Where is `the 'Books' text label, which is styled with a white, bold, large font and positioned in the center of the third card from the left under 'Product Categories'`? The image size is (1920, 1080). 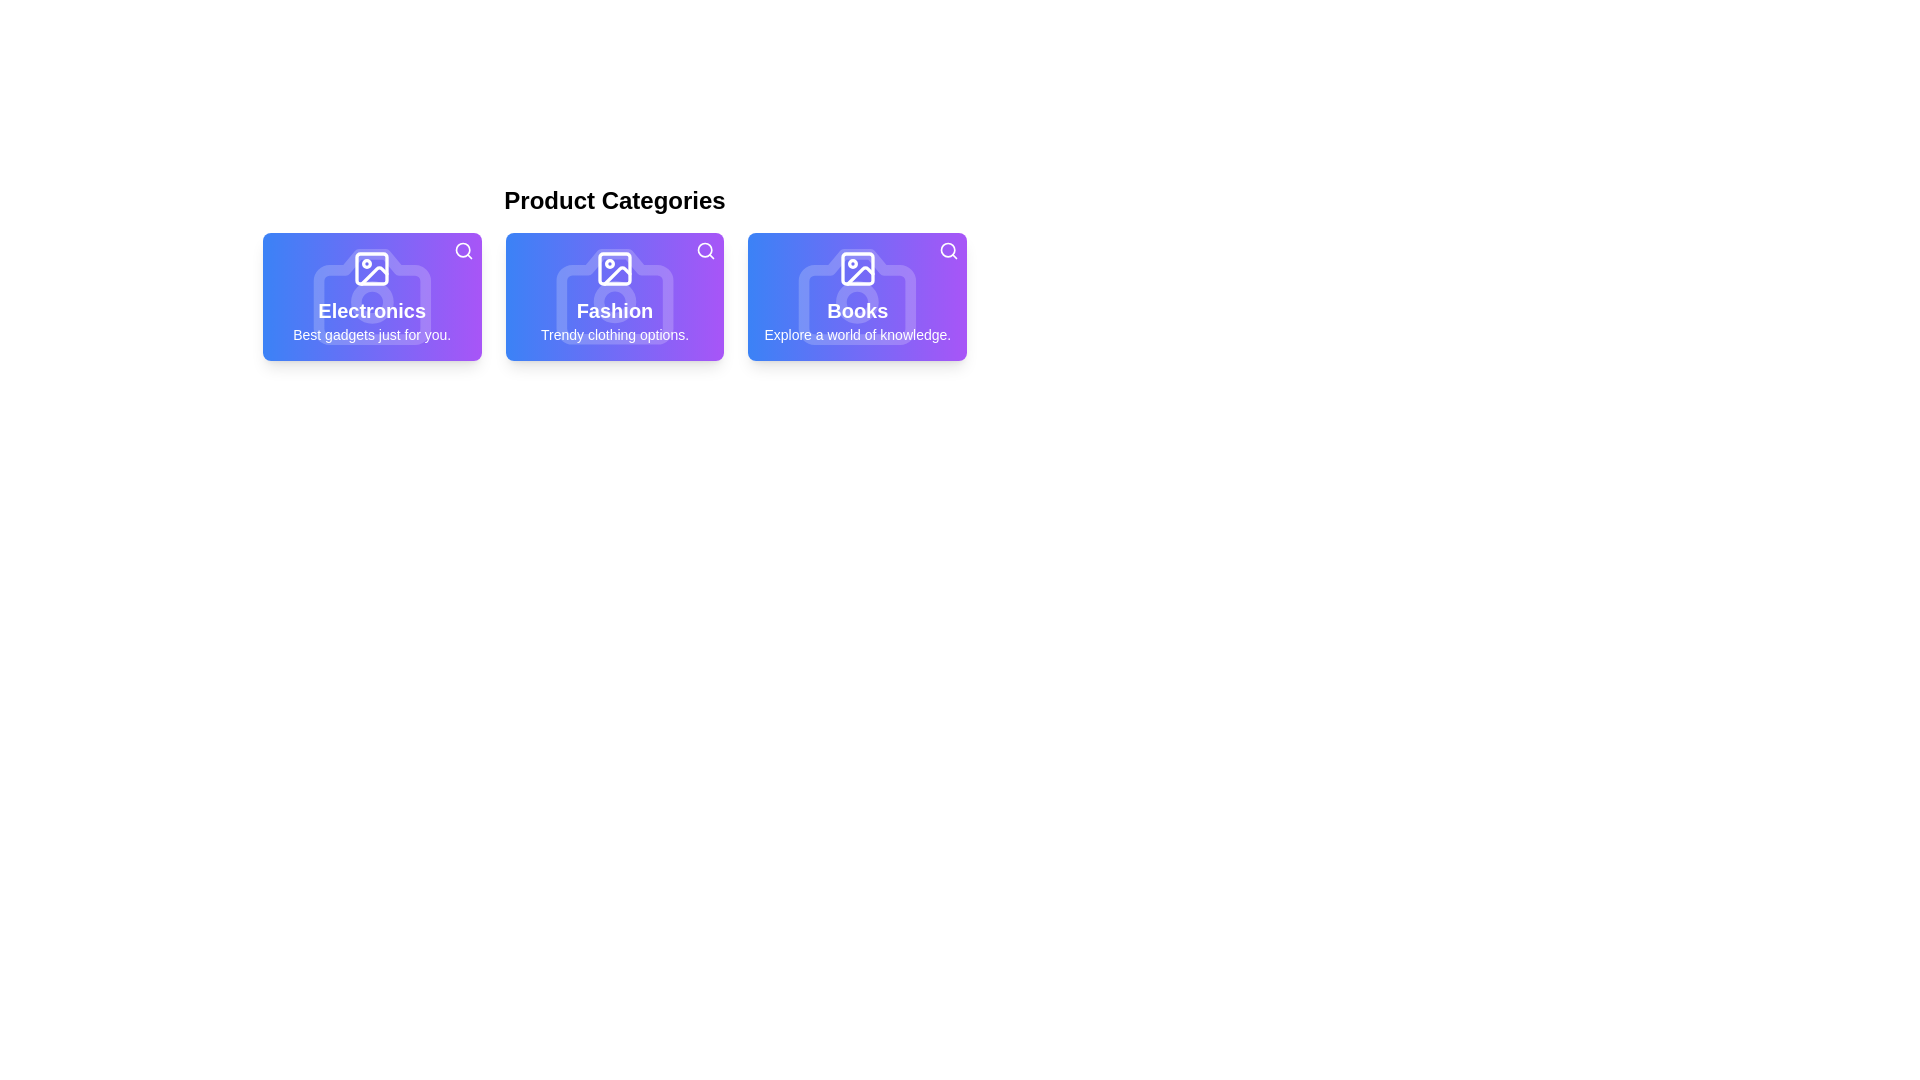
the 'Books' text label, which is styled with a white, bold, large font and positioned in the center of the third card from the left under 'Product Categories' is located at coordinates (857, 311).